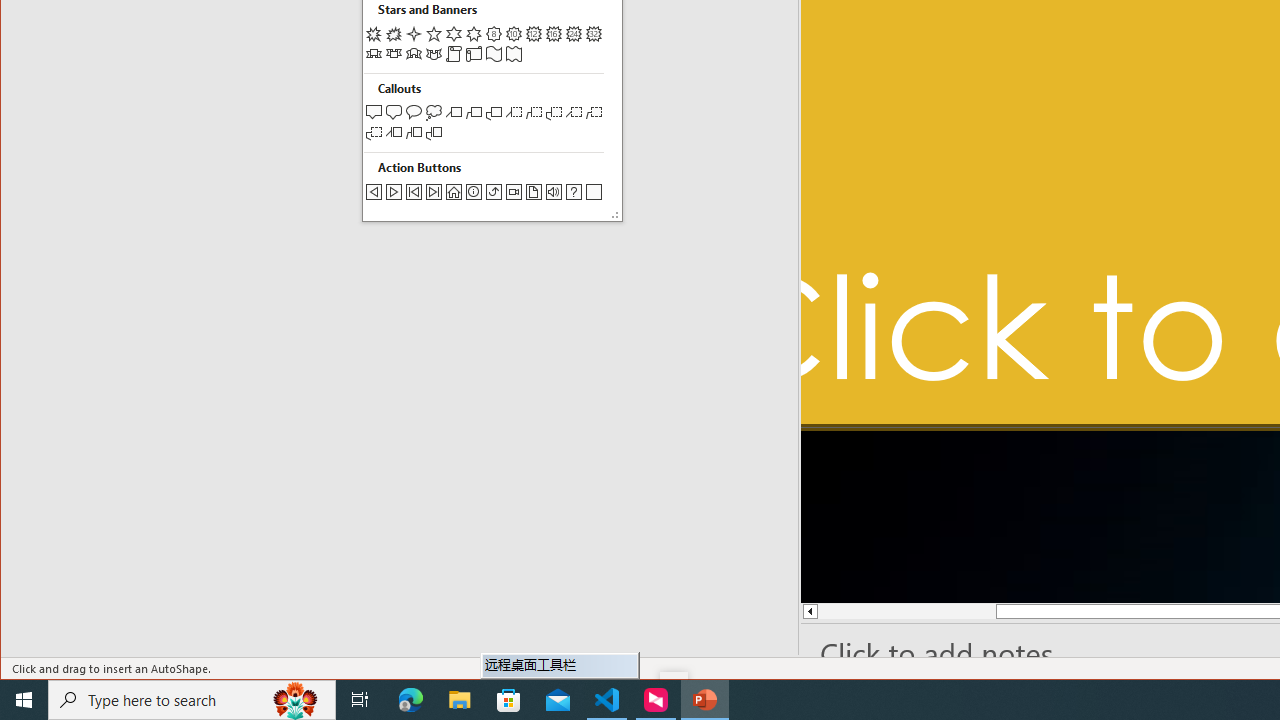 This screenshot has height=720, width=1280. I want to click on 'Microsoft Store', so click(509, 698).